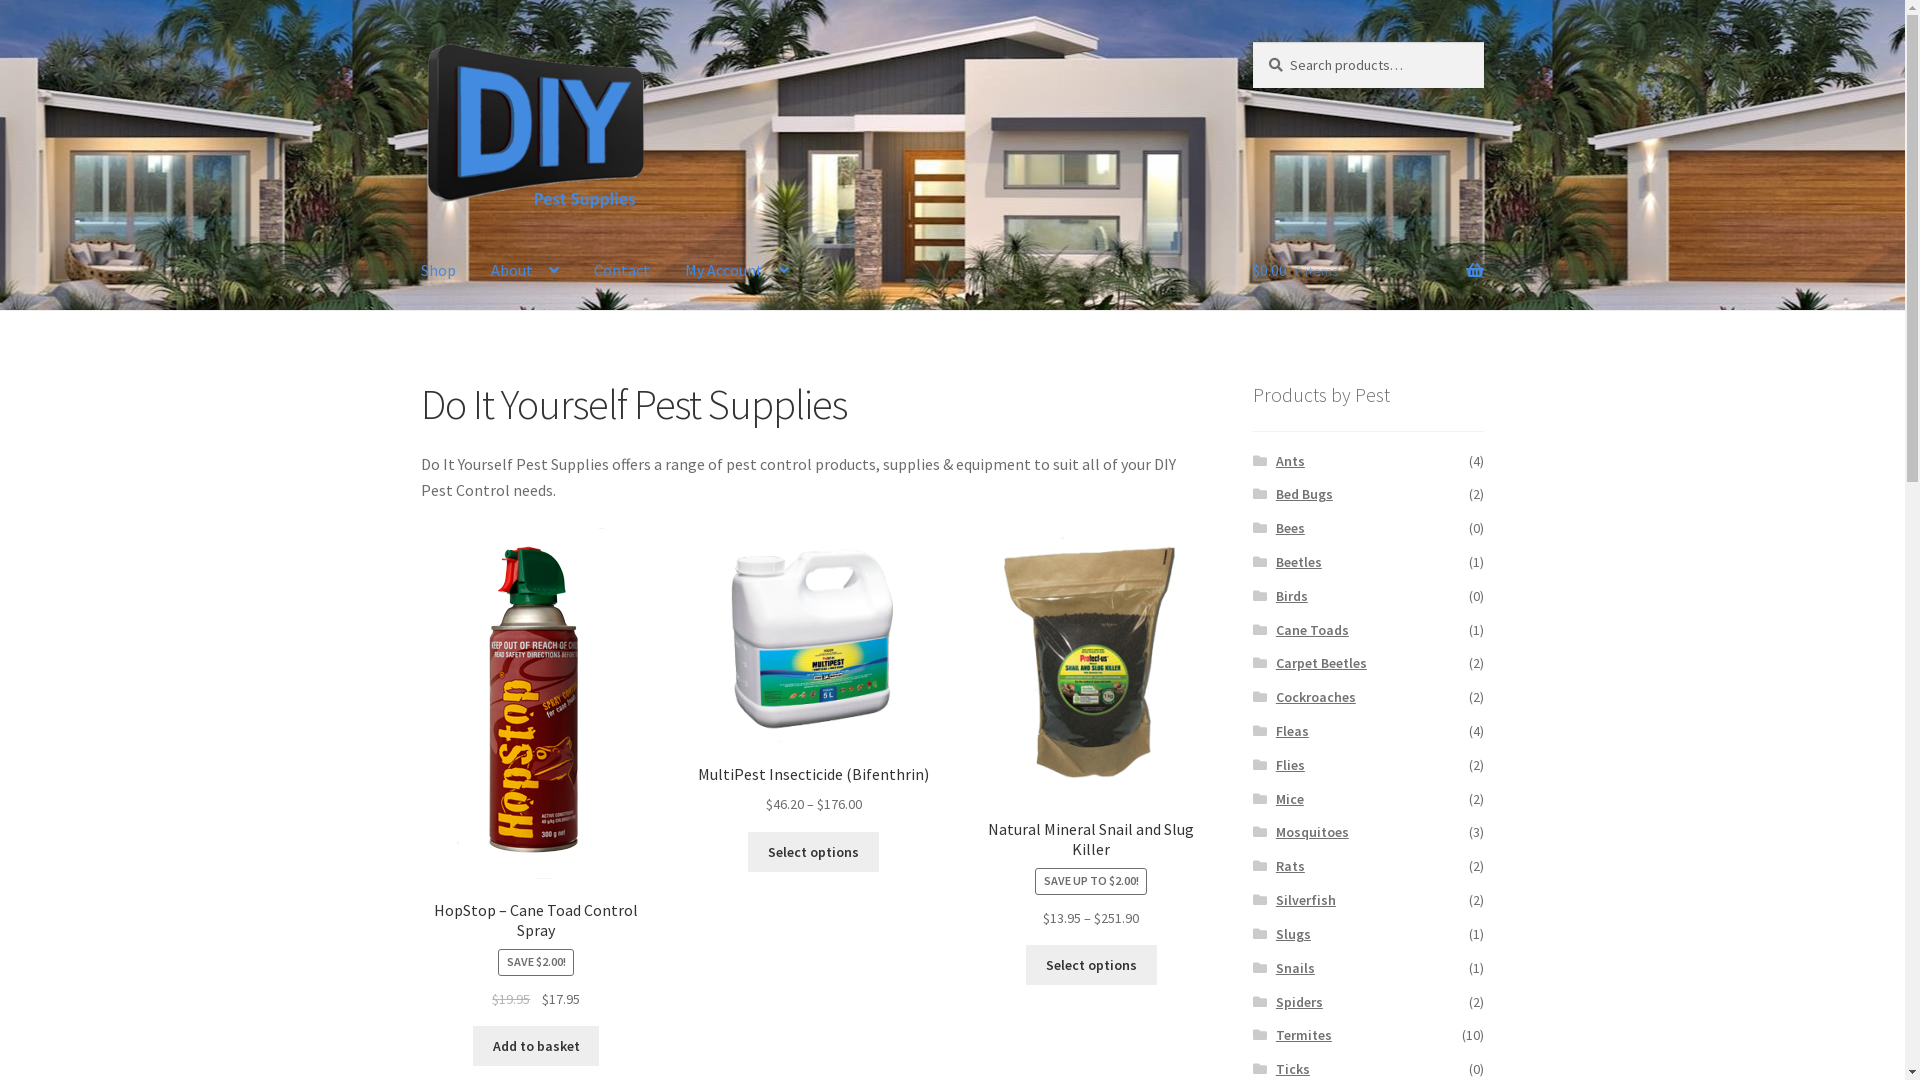 The image size is (1920, 1080). I want to click on 'My Account', so click(668, 270).